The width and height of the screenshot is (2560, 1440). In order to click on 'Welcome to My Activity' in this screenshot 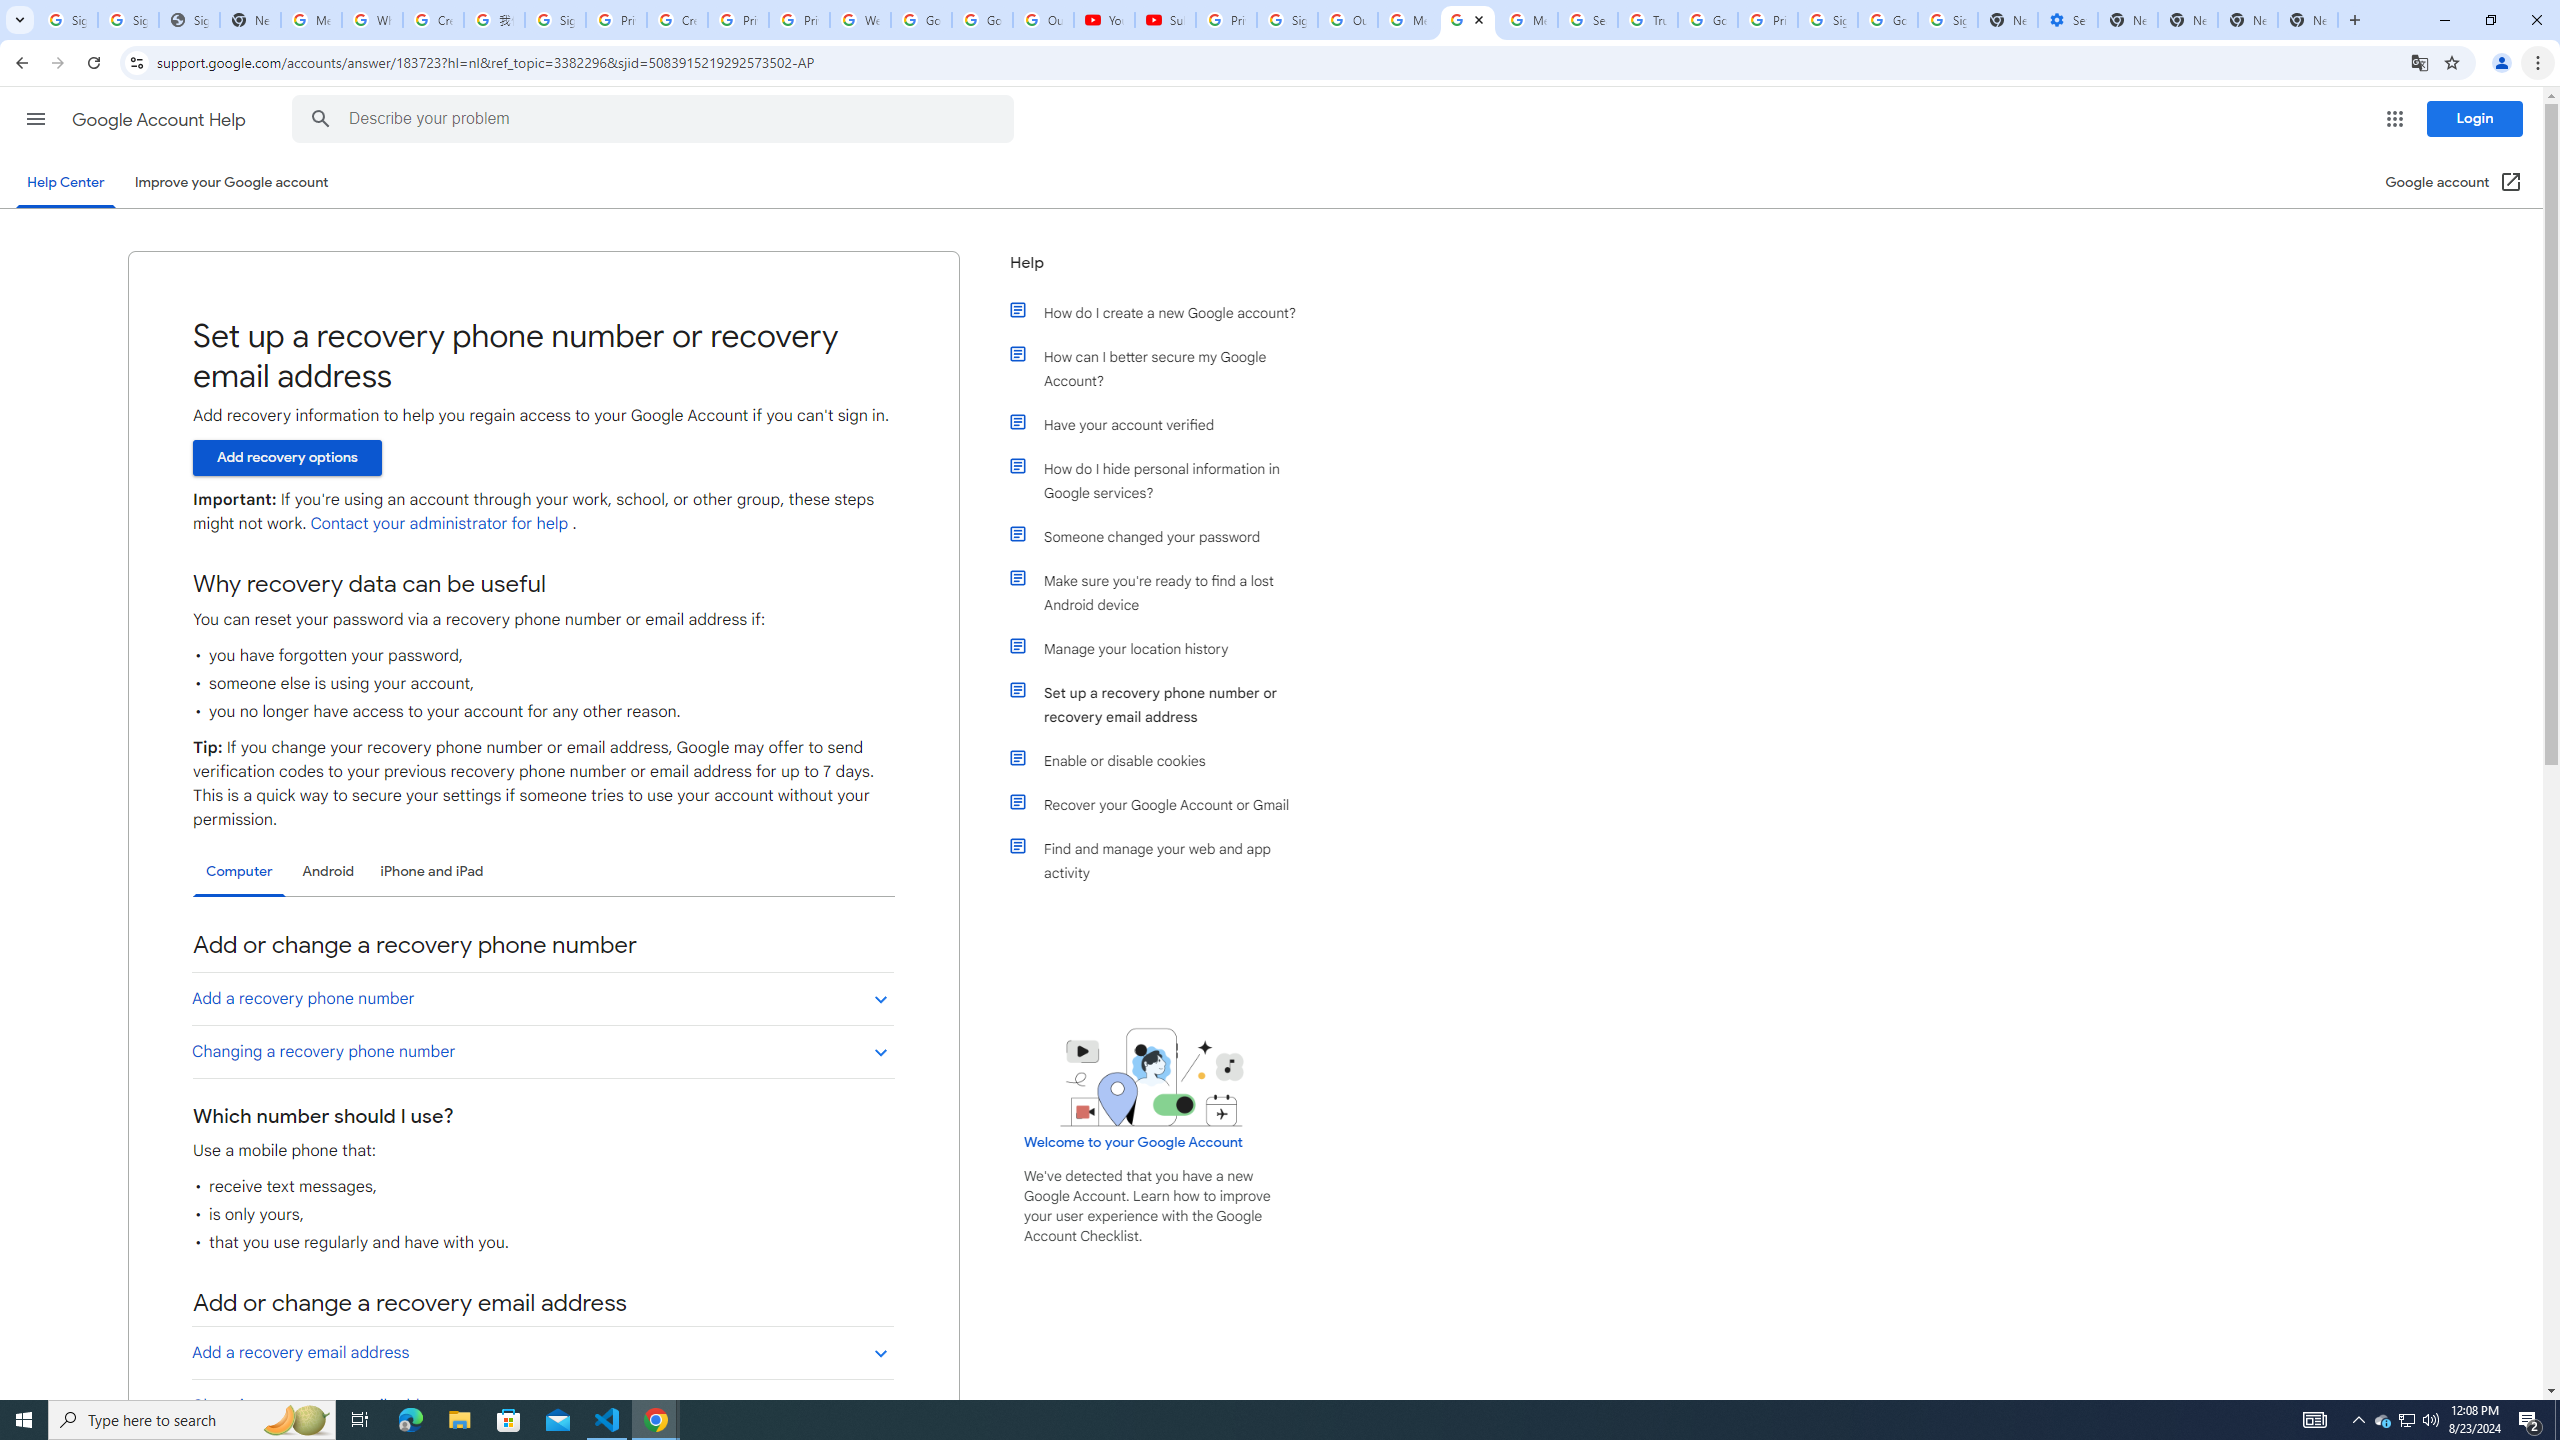, I will do `click(860, 19)`.